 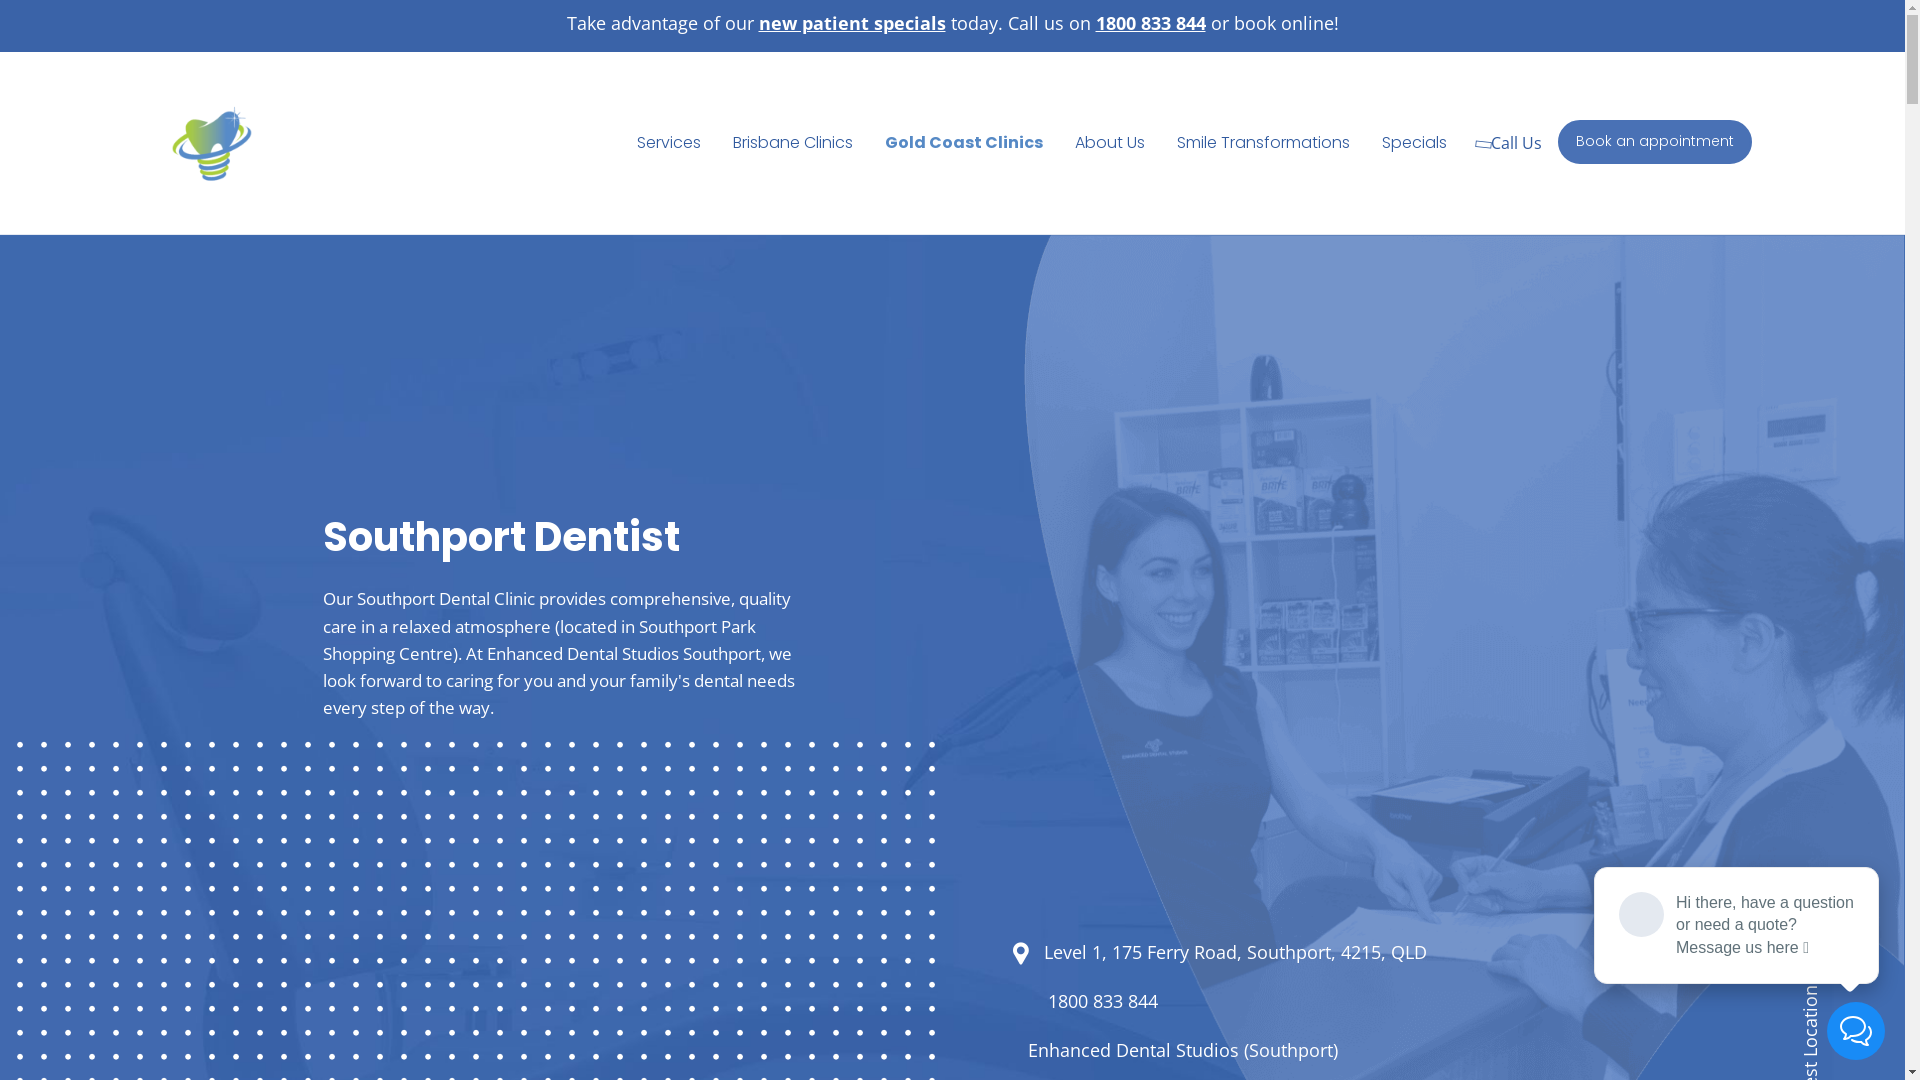 I want to click on 'Gold Coast Clinics', so click(x=964, y=141).